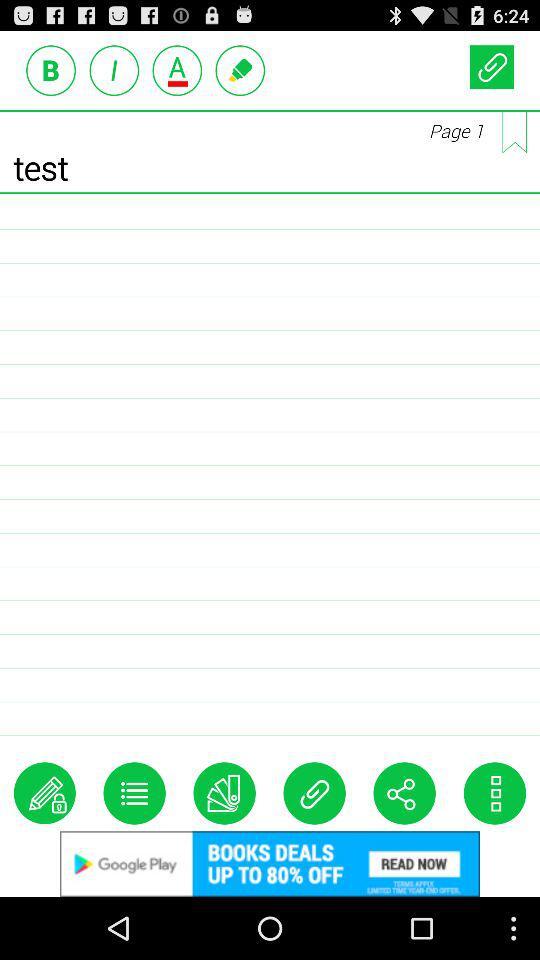  What do you see at coordinates (114, 70) in the screenshot?
I see `the advertisement option` at bounding box center [114, 70].